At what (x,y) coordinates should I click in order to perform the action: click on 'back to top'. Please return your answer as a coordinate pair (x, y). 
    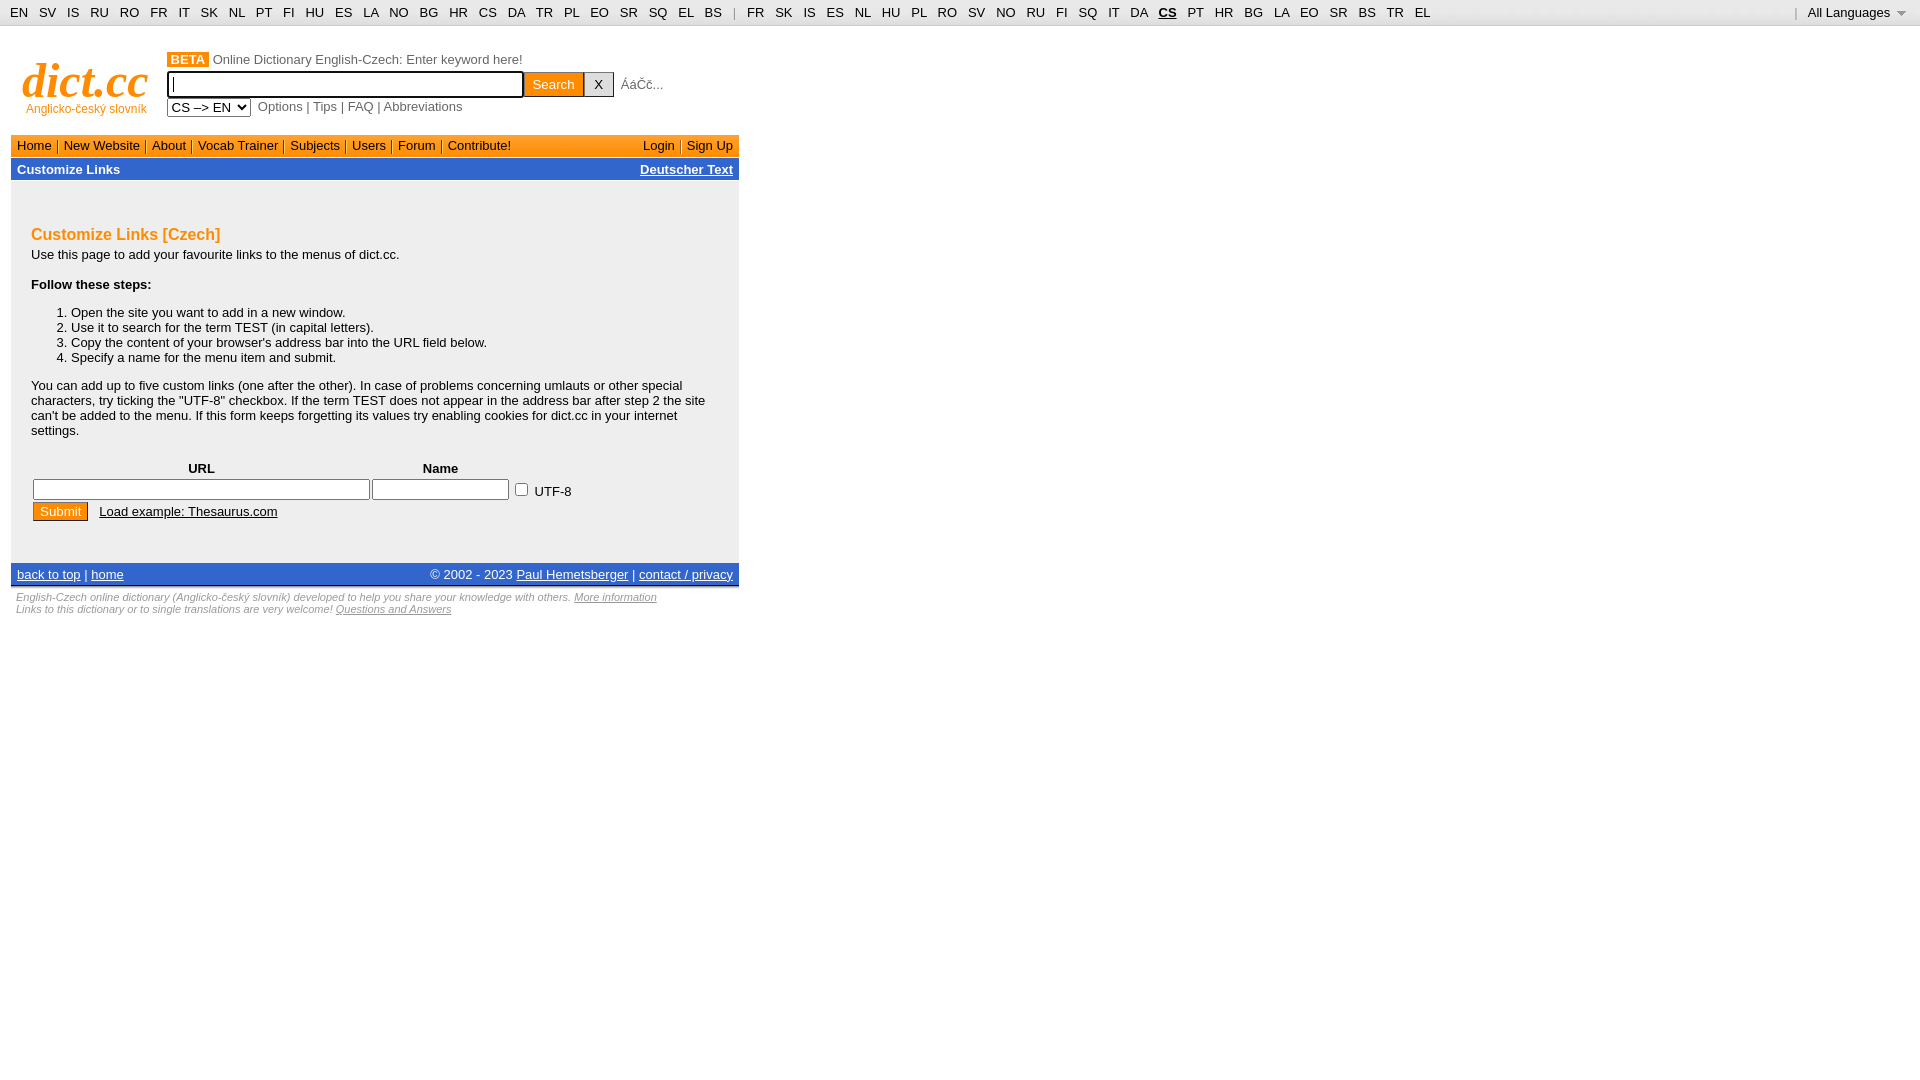
    Looking at the image, I should click on (48, 573).